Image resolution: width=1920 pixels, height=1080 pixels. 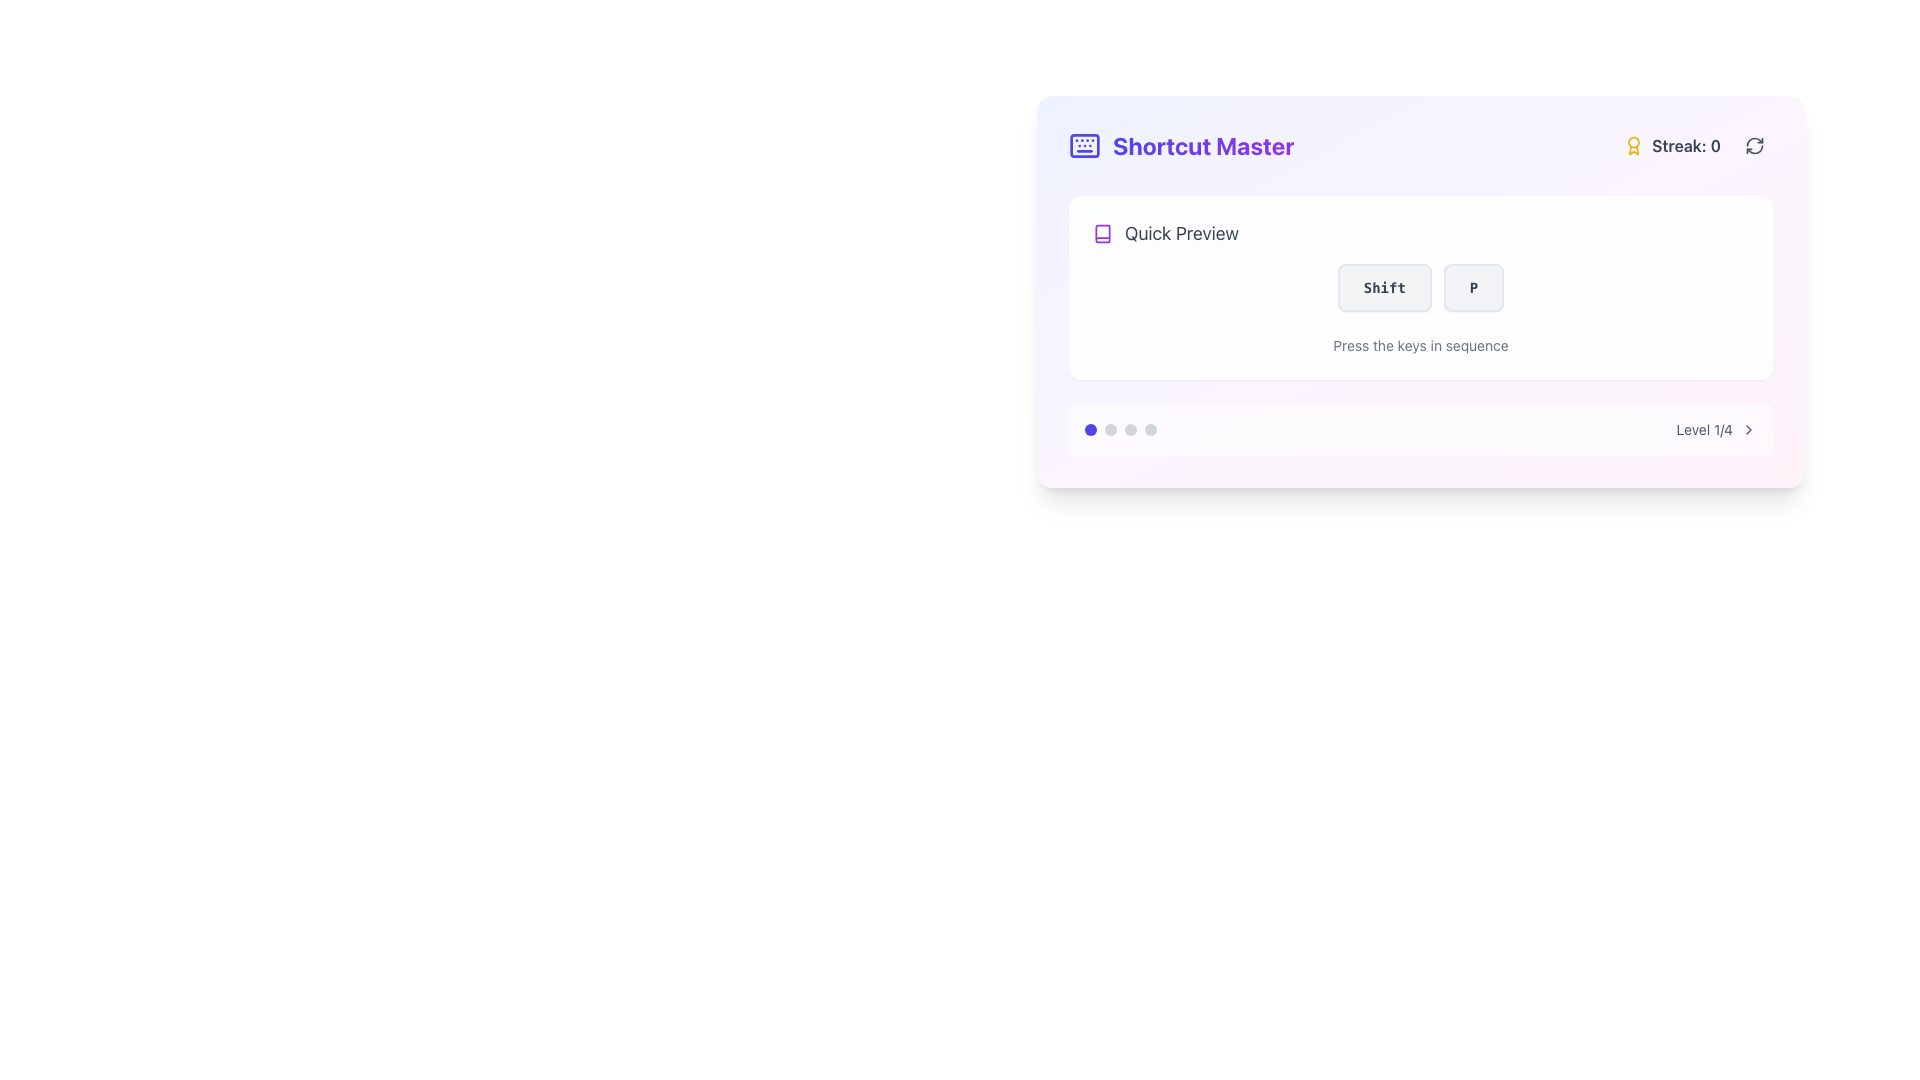 I want to click on the third circular progress indicator, which is light gray and part of a group of four indicators displayed horizontally at the bottom of the 'Shortcut Master' card, so click(x=1131, y=428).